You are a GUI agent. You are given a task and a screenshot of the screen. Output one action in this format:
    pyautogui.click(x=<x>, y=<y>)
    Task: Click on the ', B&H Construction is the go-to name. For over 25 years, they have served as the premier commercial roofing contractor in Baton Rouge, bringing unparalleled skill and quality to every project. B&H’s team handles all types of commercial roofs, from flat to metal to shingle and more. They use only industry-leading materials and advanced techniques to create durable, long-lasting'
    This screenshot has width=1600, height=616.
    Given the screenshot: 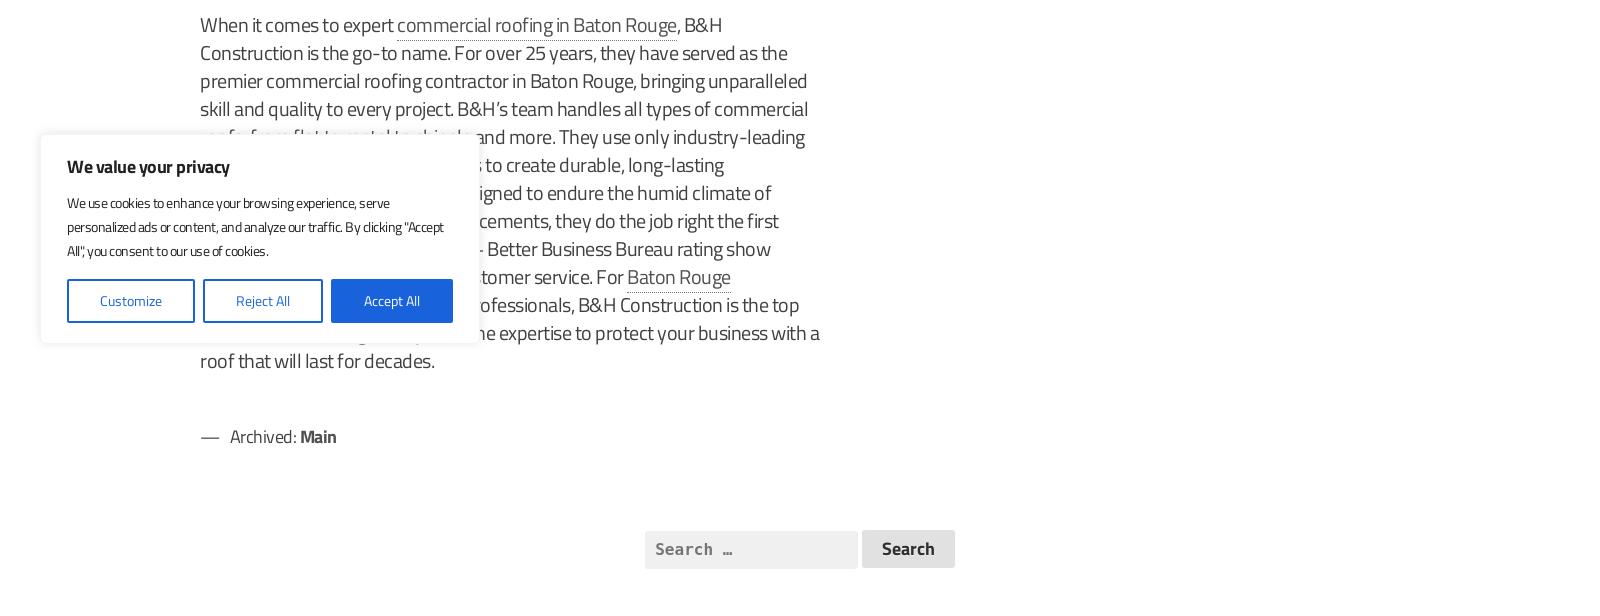 What is the action you would take?
    pyautogui.click(x=503, y=94)
    